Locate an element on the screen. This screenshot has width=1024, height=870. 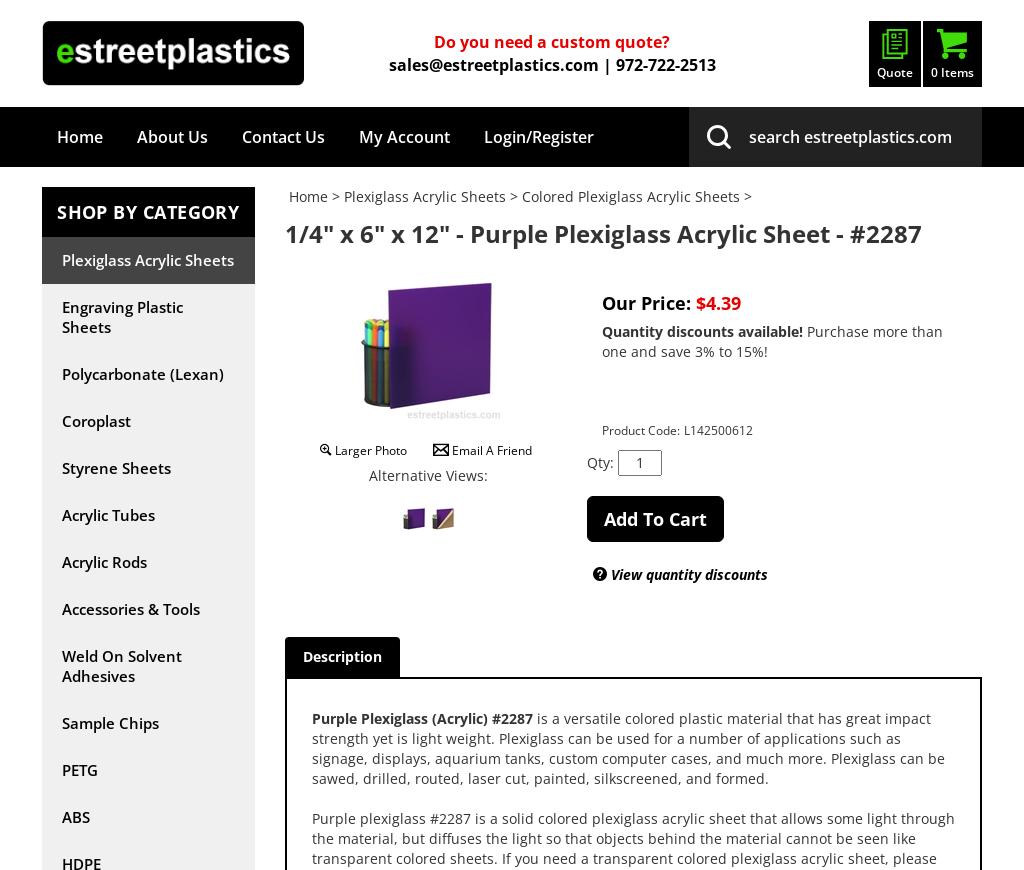
'SHOP BY CATEGORY' is located at coordinates (146, 211).